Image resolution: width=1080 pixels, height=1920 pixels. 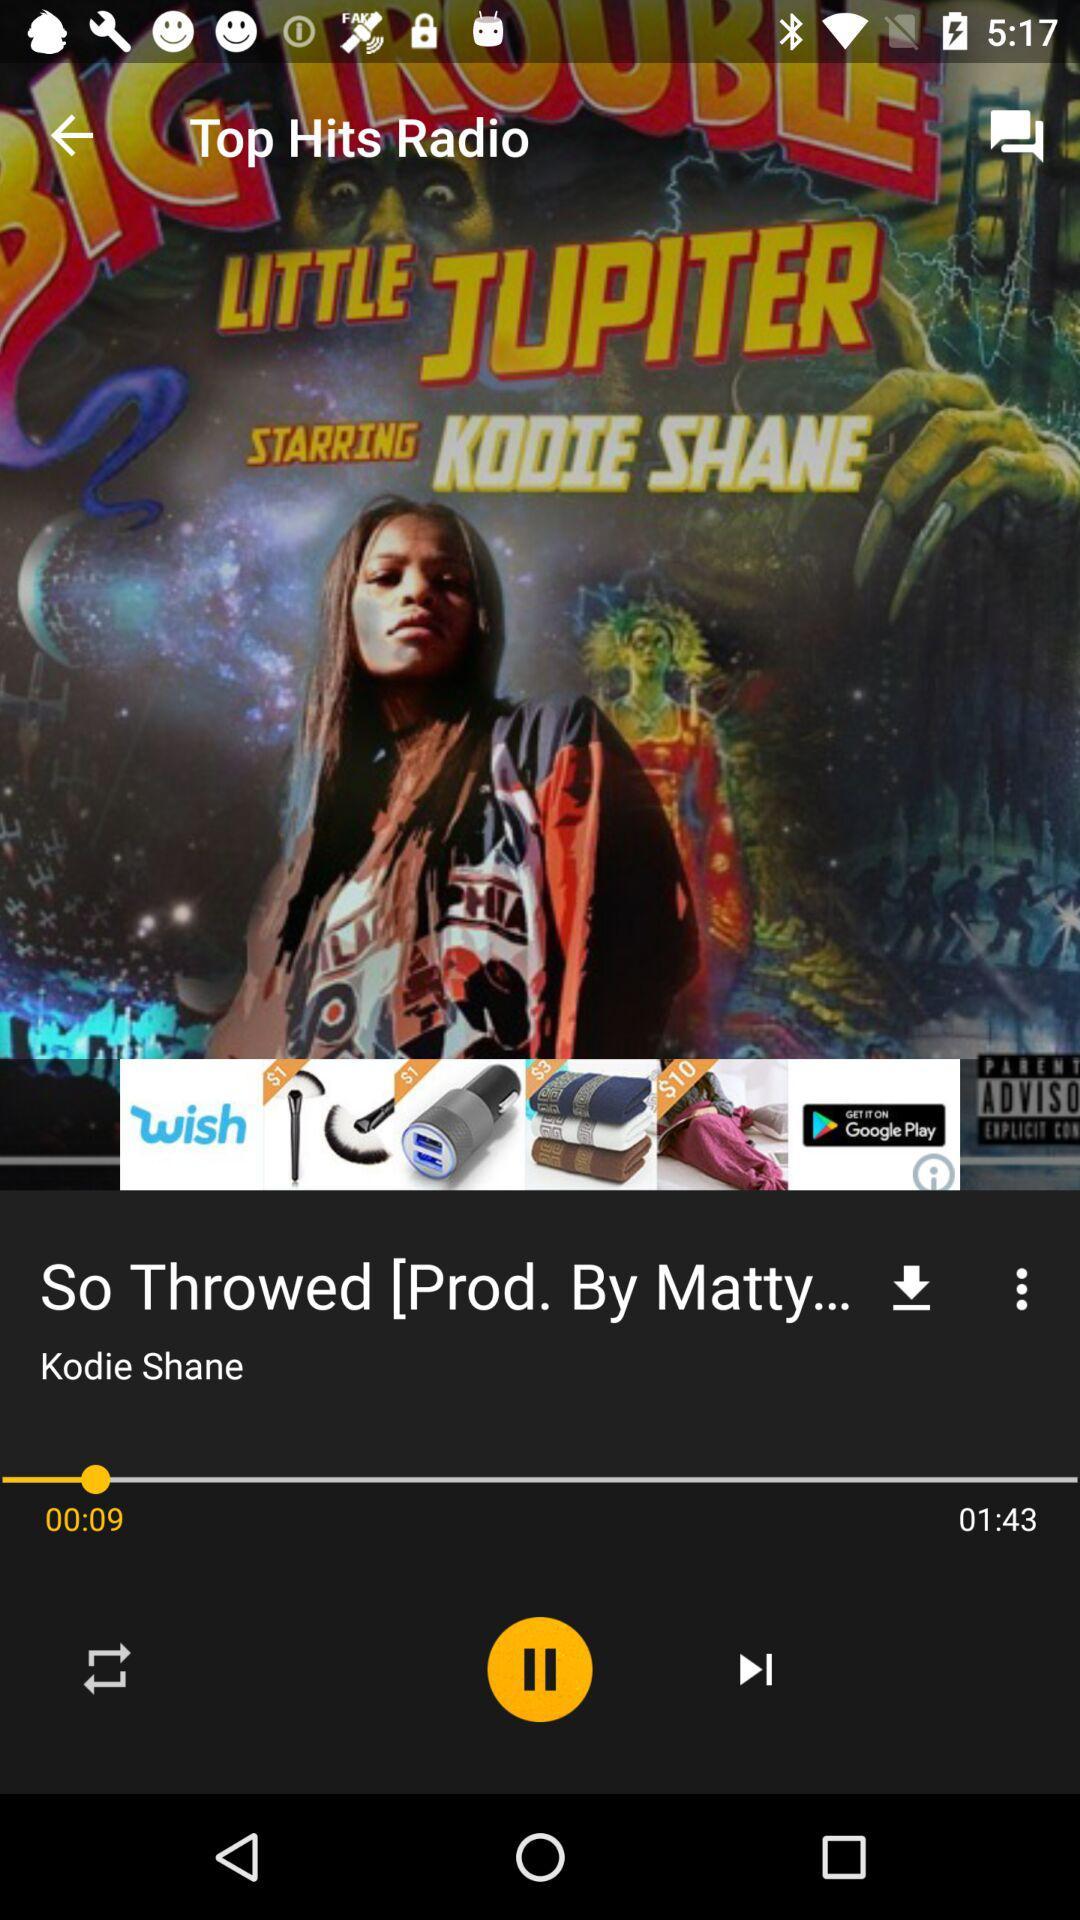 What do you see at coordinates (911, 1289) in the screenshot?
I see `the item to the right of the so throwed prod item` at bounding box center [911, 1289].